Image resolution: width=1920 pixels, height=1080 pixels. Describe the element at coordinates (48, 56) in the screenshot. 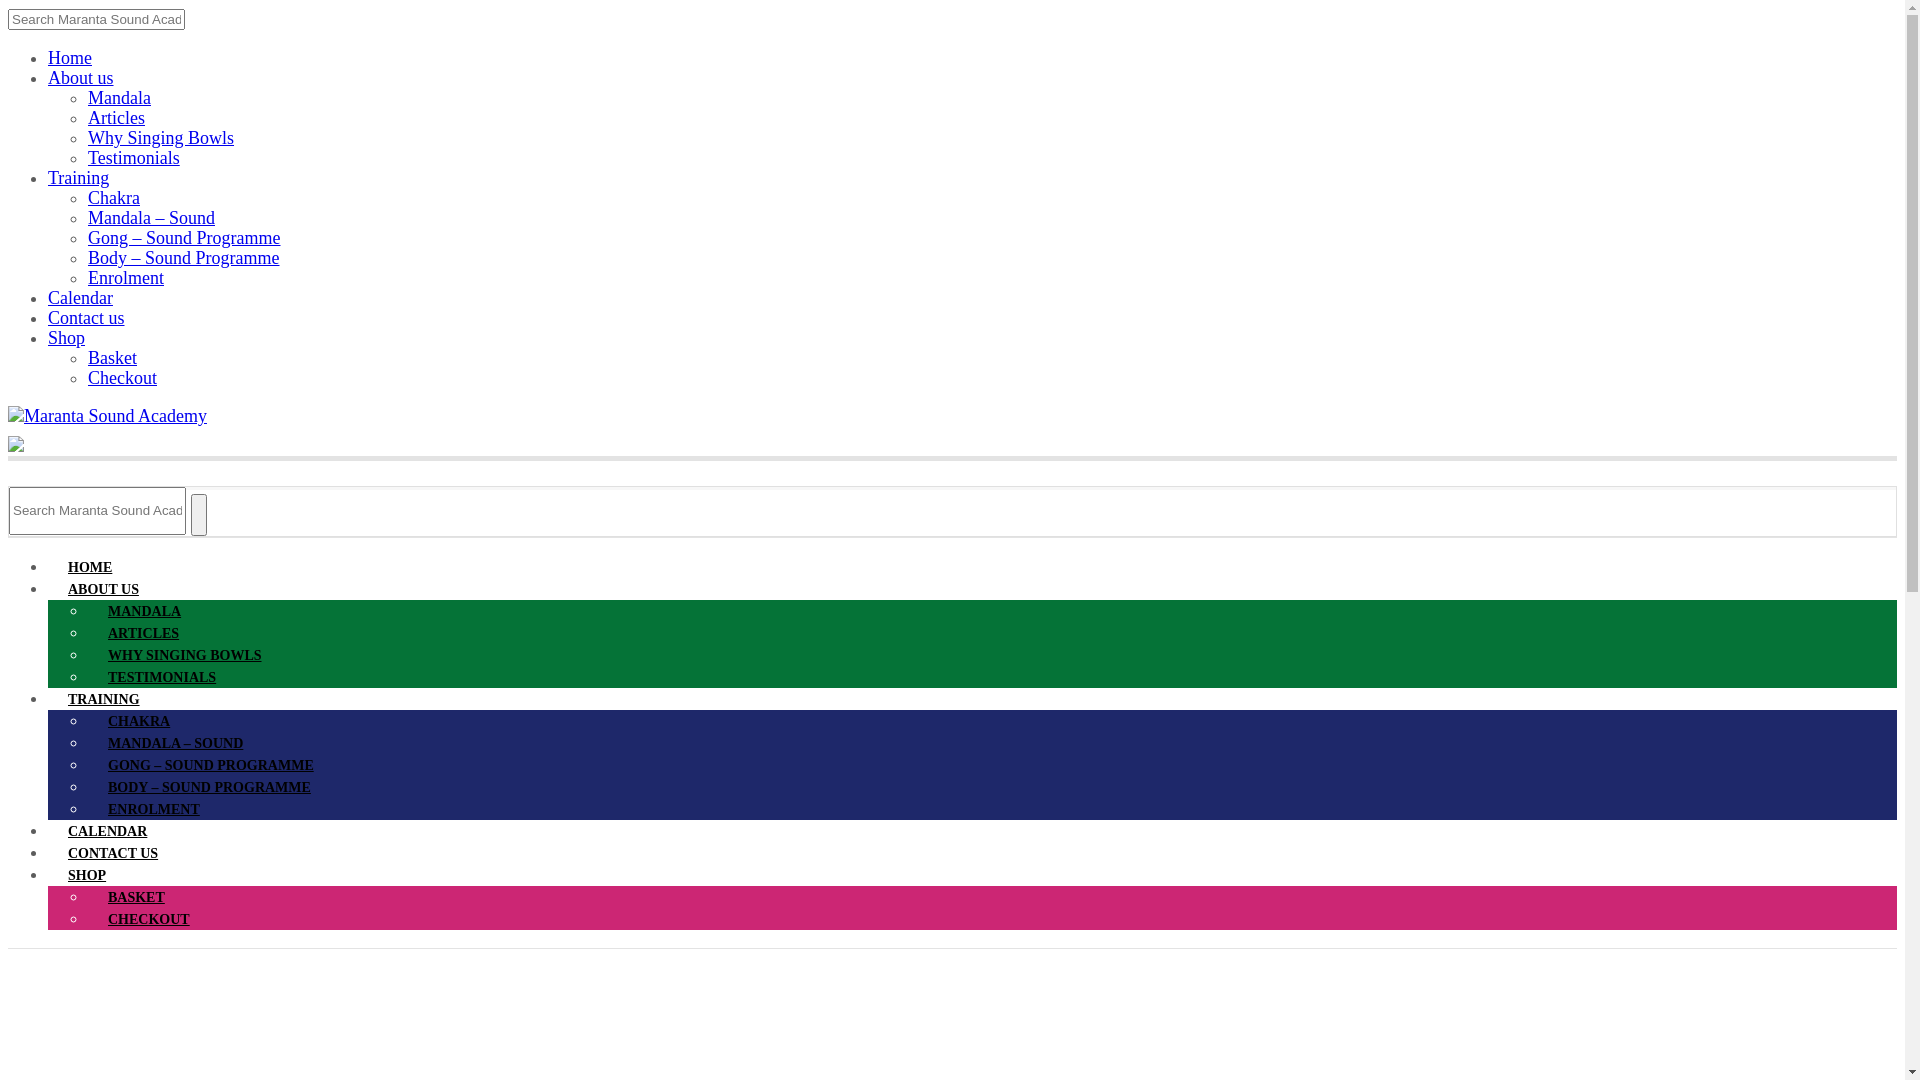

I see `'Home'` at that location.